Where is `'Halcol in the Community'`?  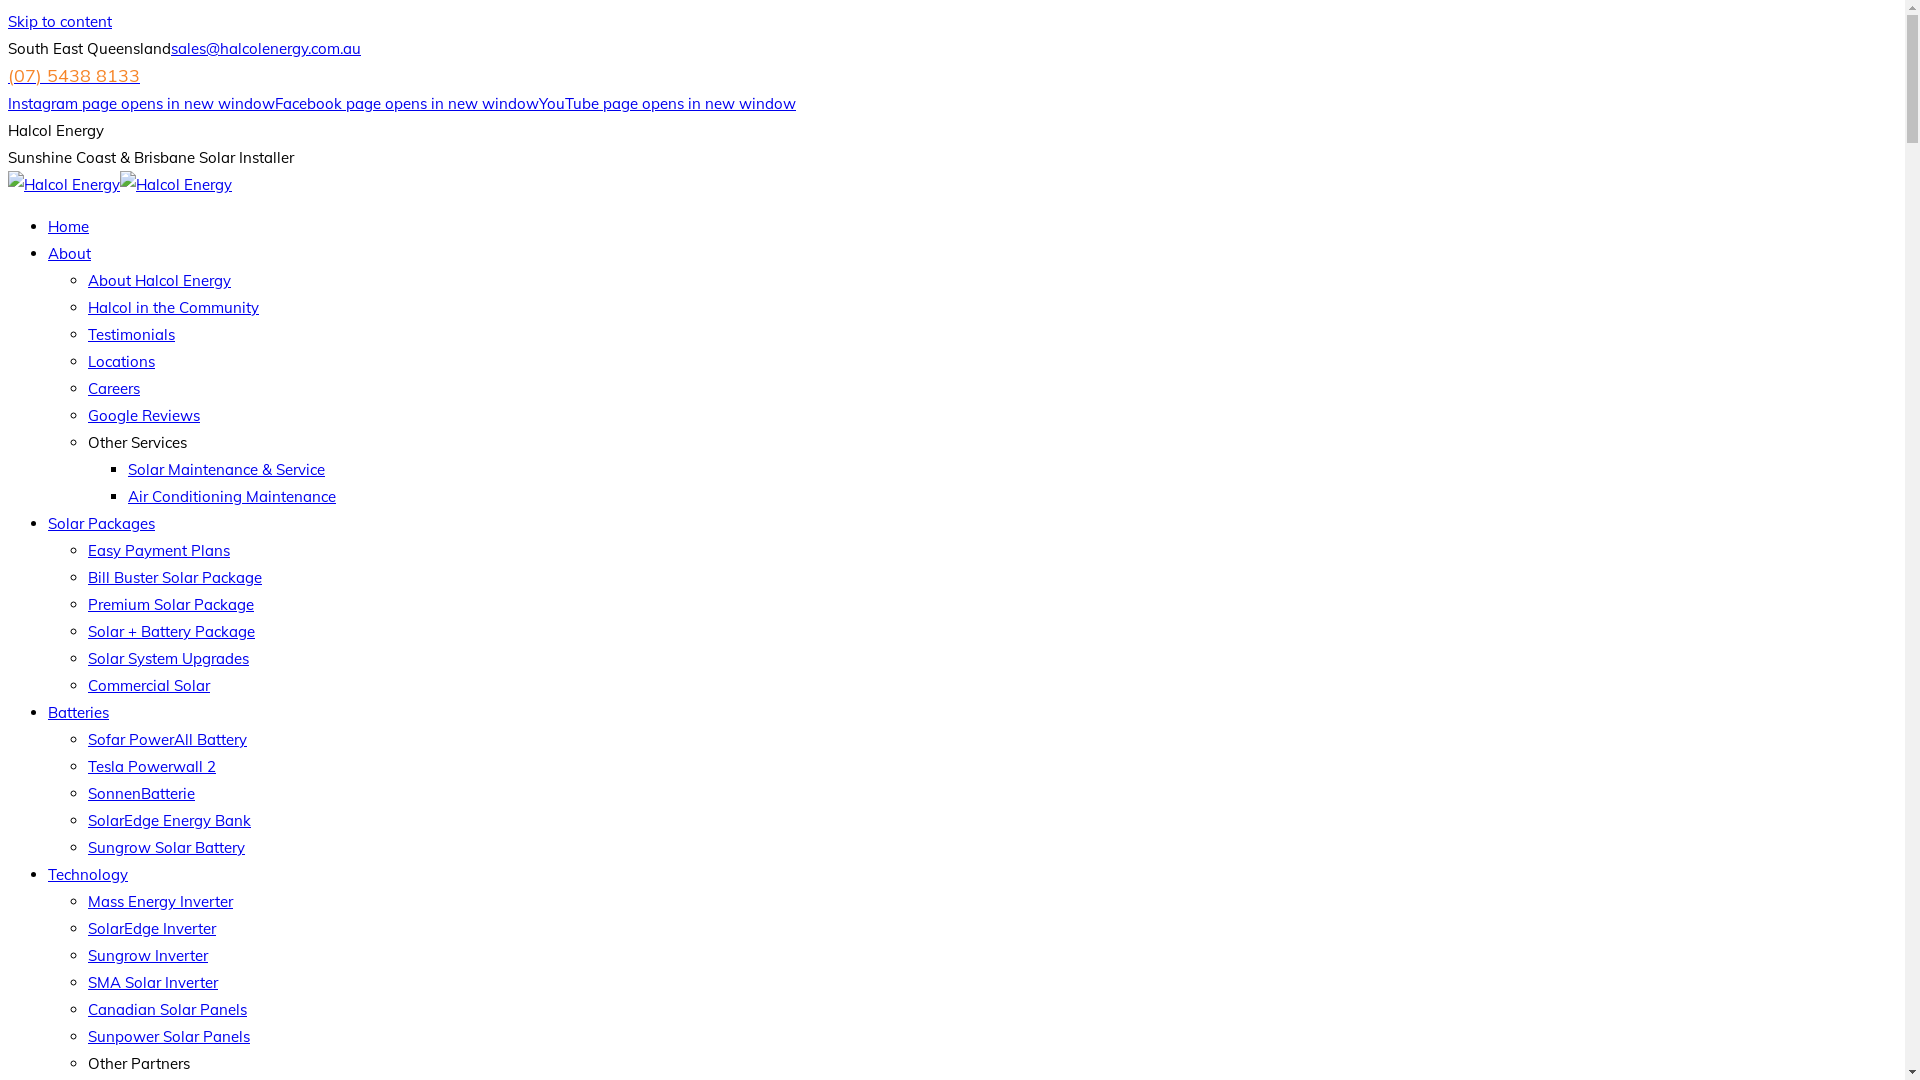 'Halcol in the Community' is located at coordinates (173, 307).